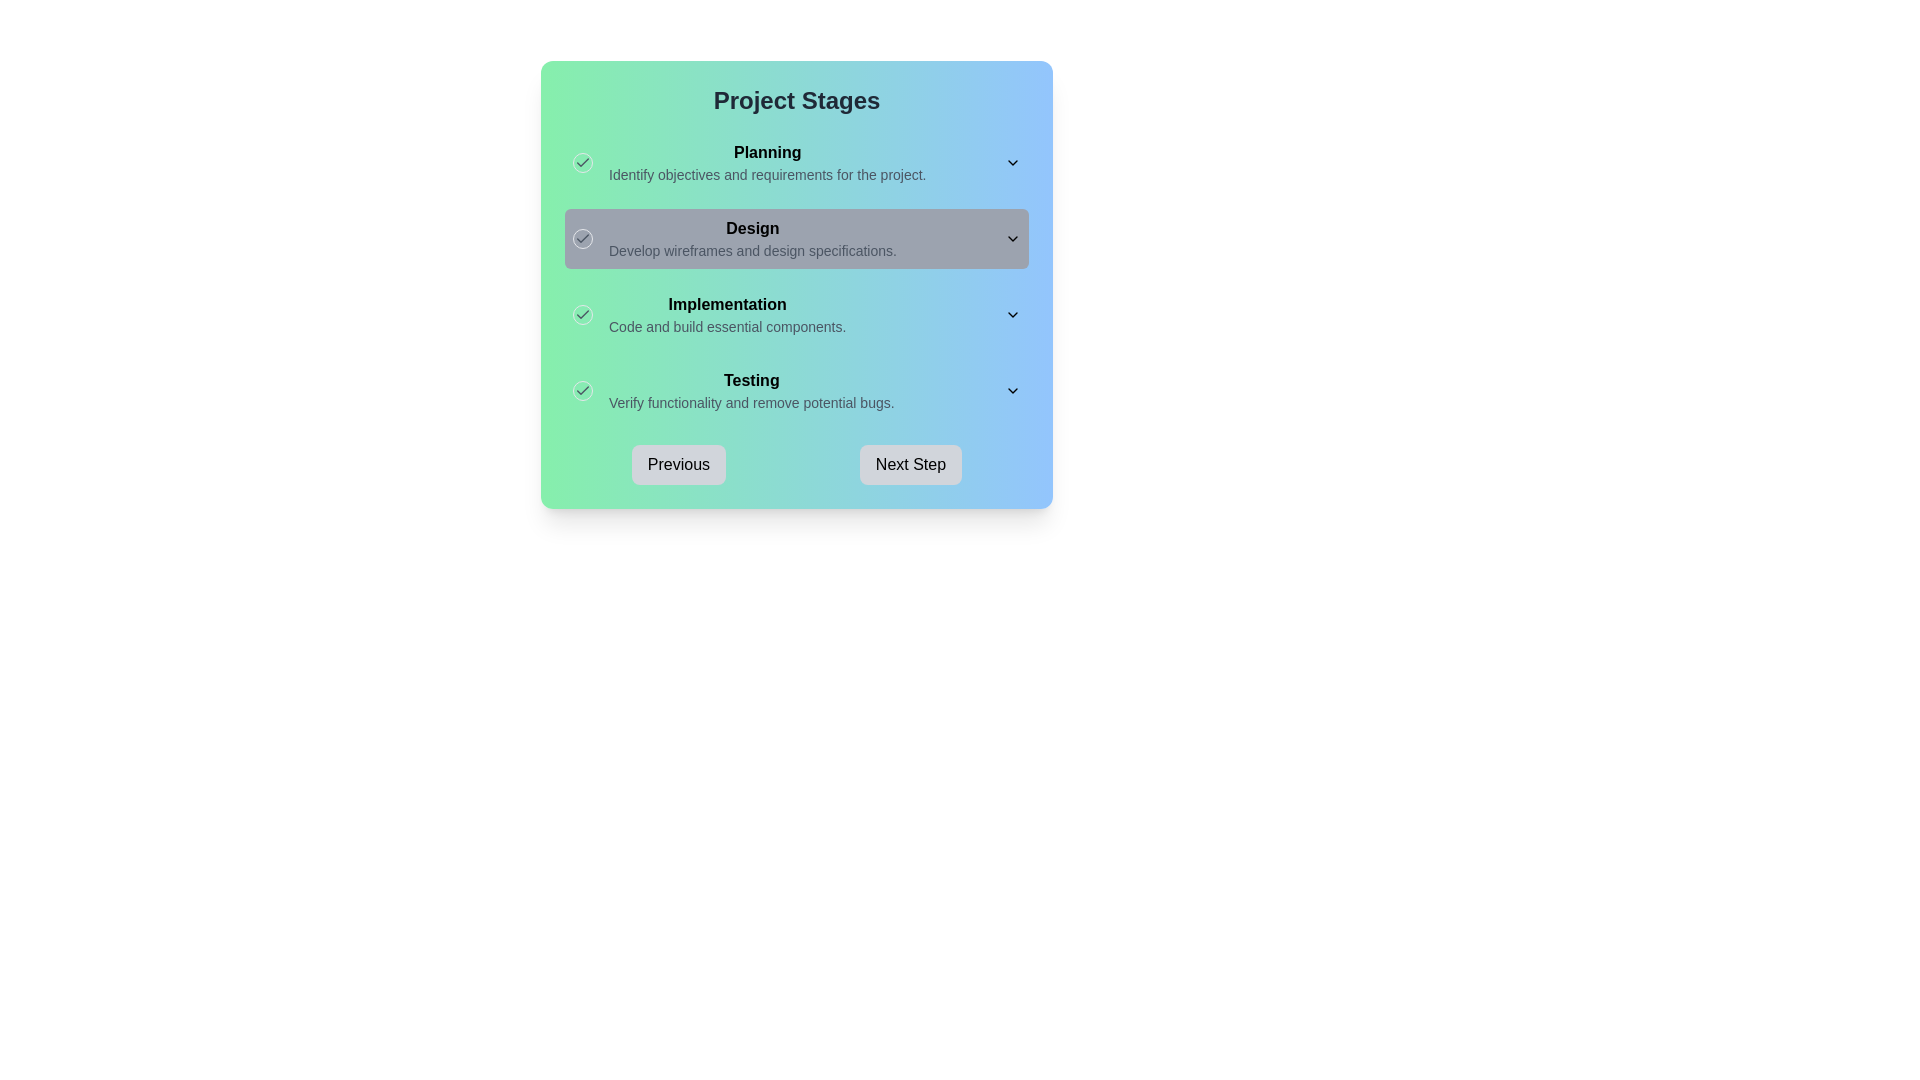 This screenshot has width=1920, height=1080. I want to click on the checkbox element, which is a small circular UI component with a thin border and a centered grey checkmark icon, located to the left of the bold text 'Testing', so click(581, 390).